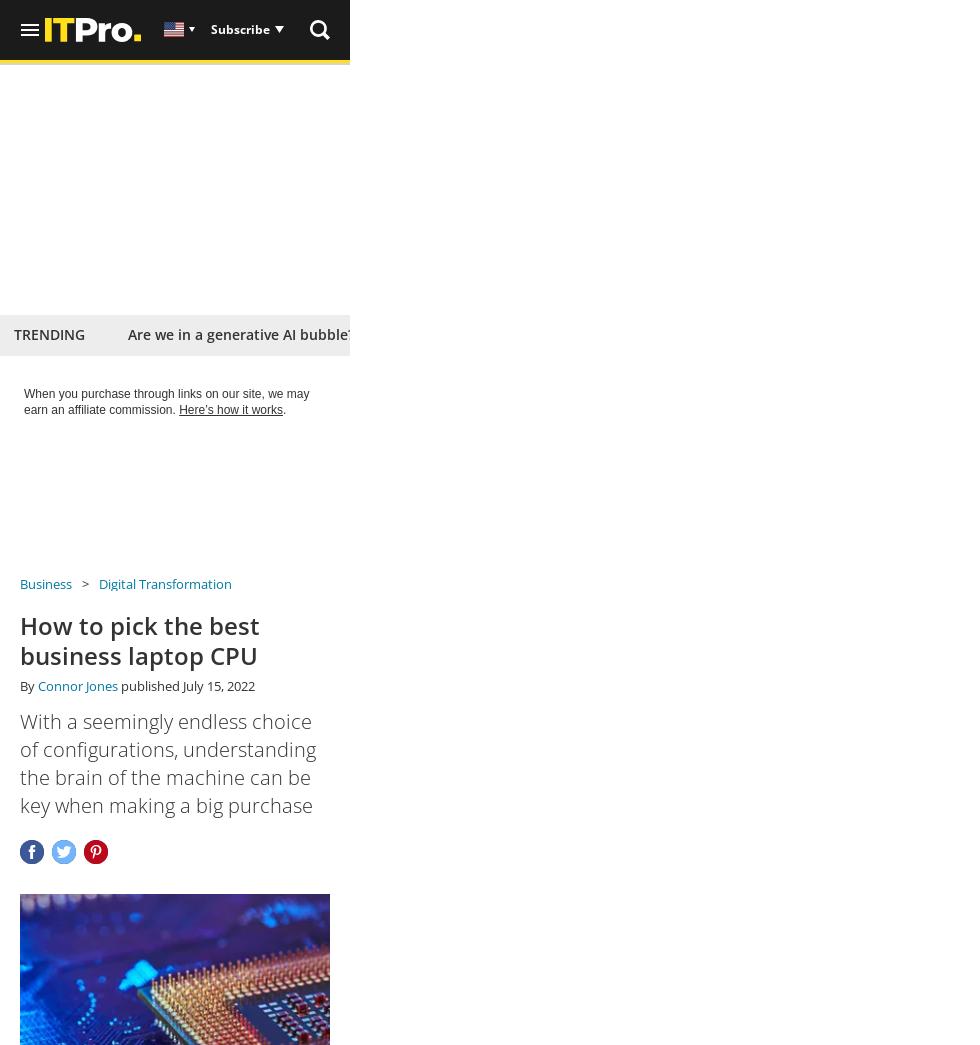 Image resolution: width=980 pixels, height=1045 pixels. What do you see at coordinates (150, 686) in the screenshot?
I see `'published'` at bounding box center [150, 686].